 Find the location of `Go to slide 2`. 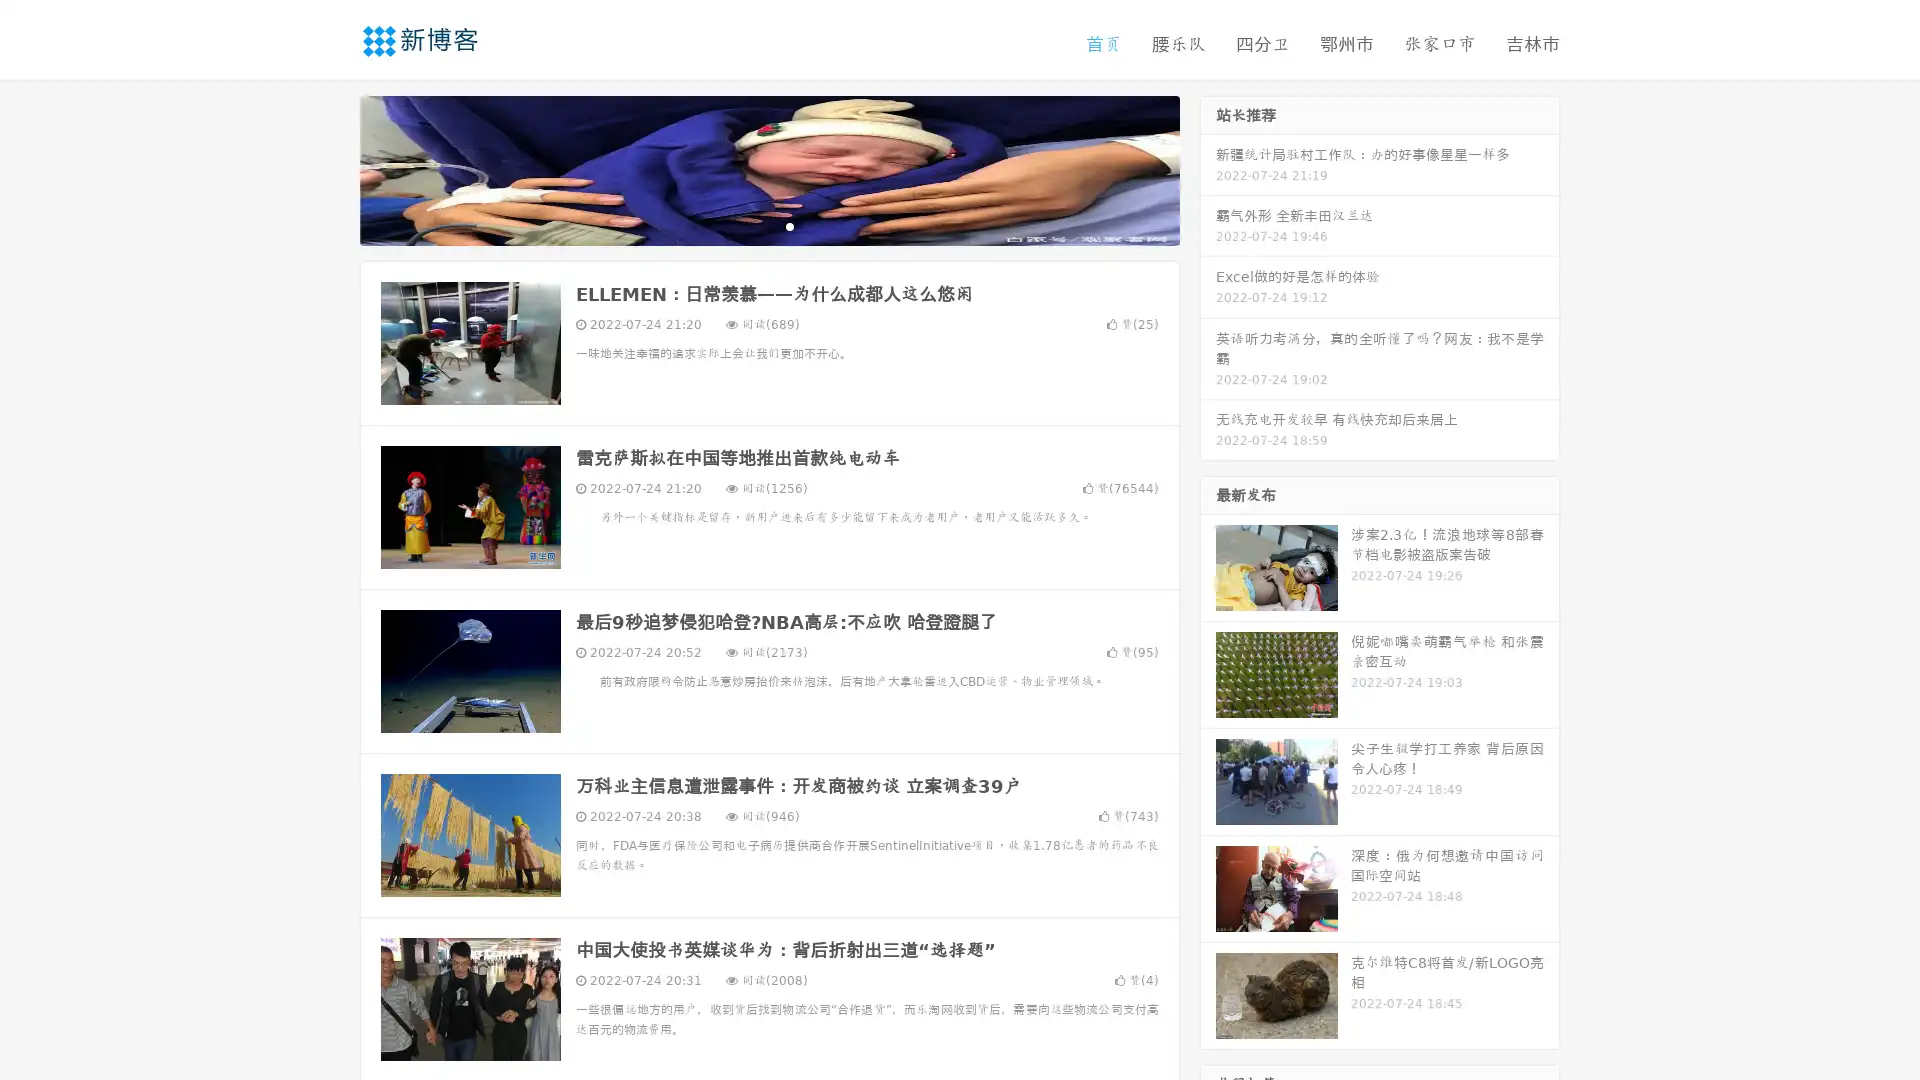

Go to slide 2 is located at coordinates (768, 225).